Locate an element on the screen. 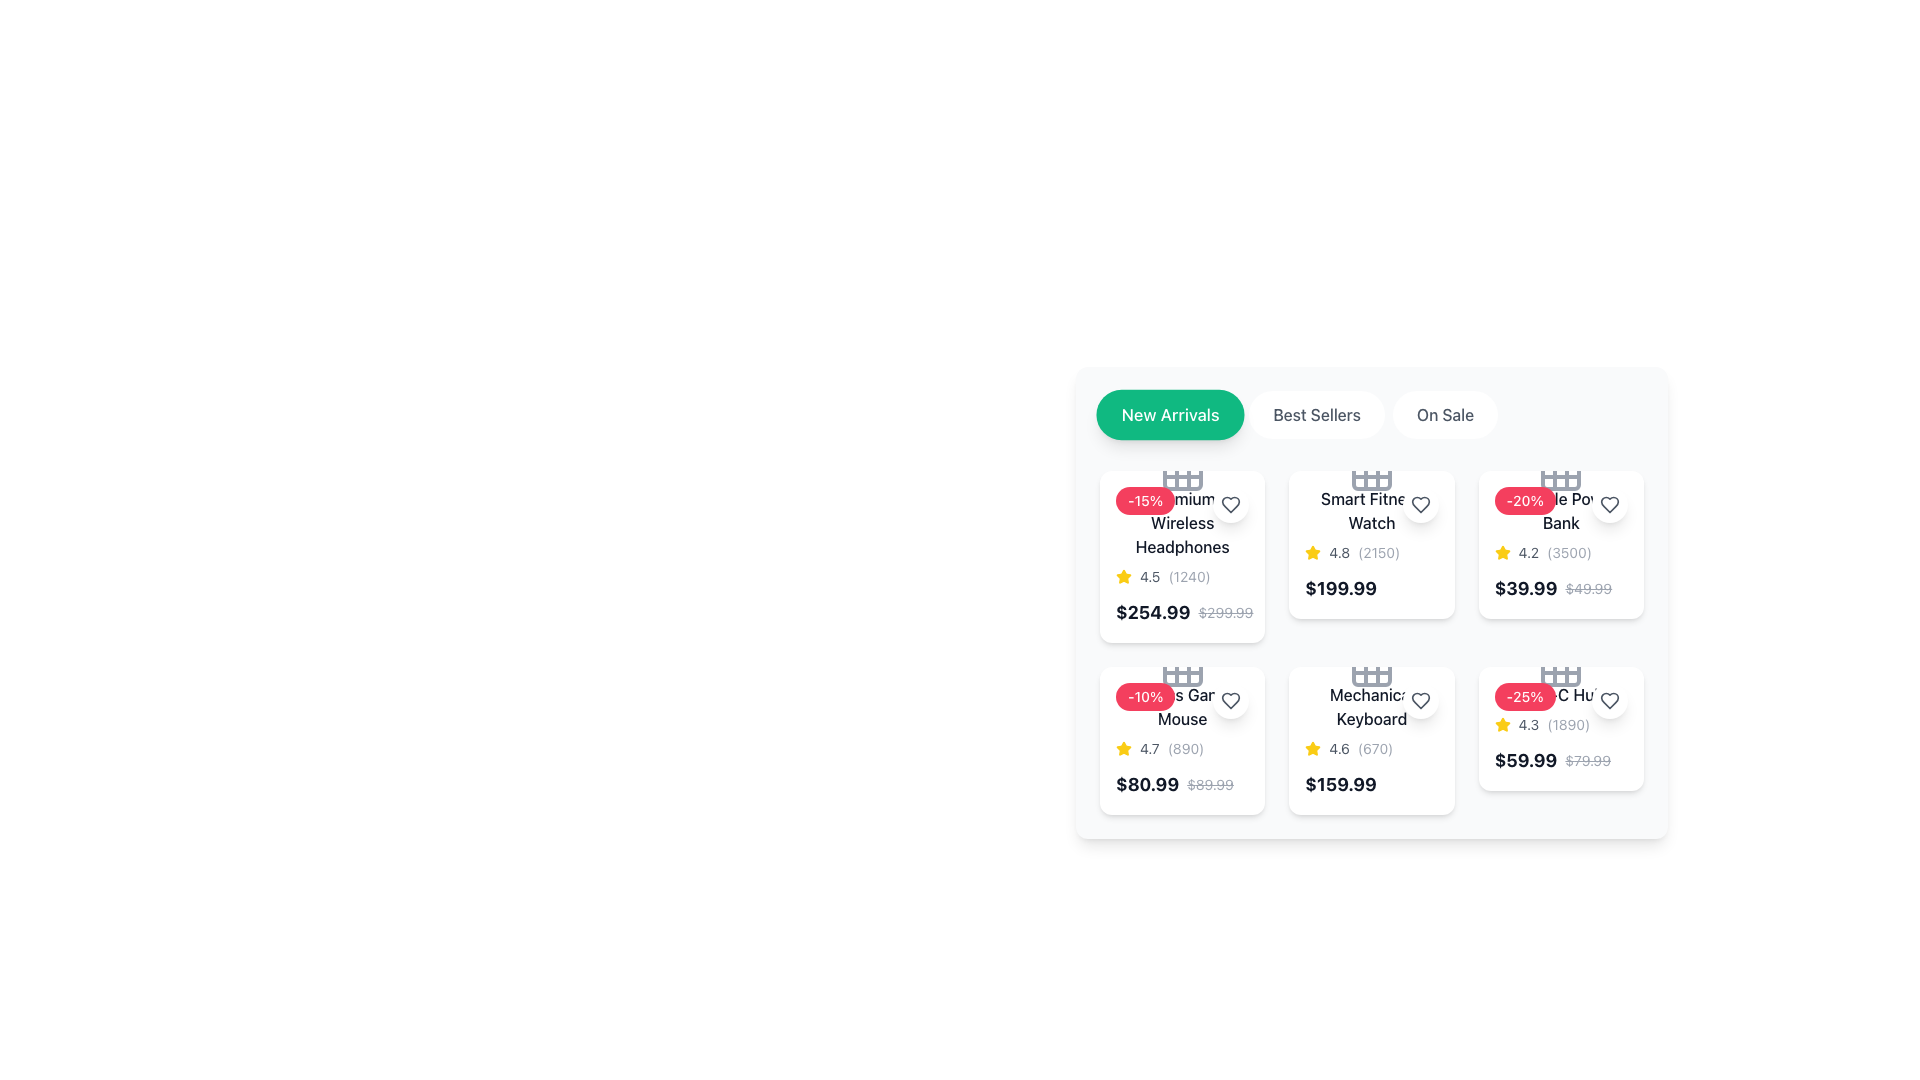 The width and height of the screenshot is (1920, 1080). the icon resembling a 3x3 grid, styled in gray, located at the top-center of the product card for 'Portable Power Bank' is located at coordinates (1560, 470).